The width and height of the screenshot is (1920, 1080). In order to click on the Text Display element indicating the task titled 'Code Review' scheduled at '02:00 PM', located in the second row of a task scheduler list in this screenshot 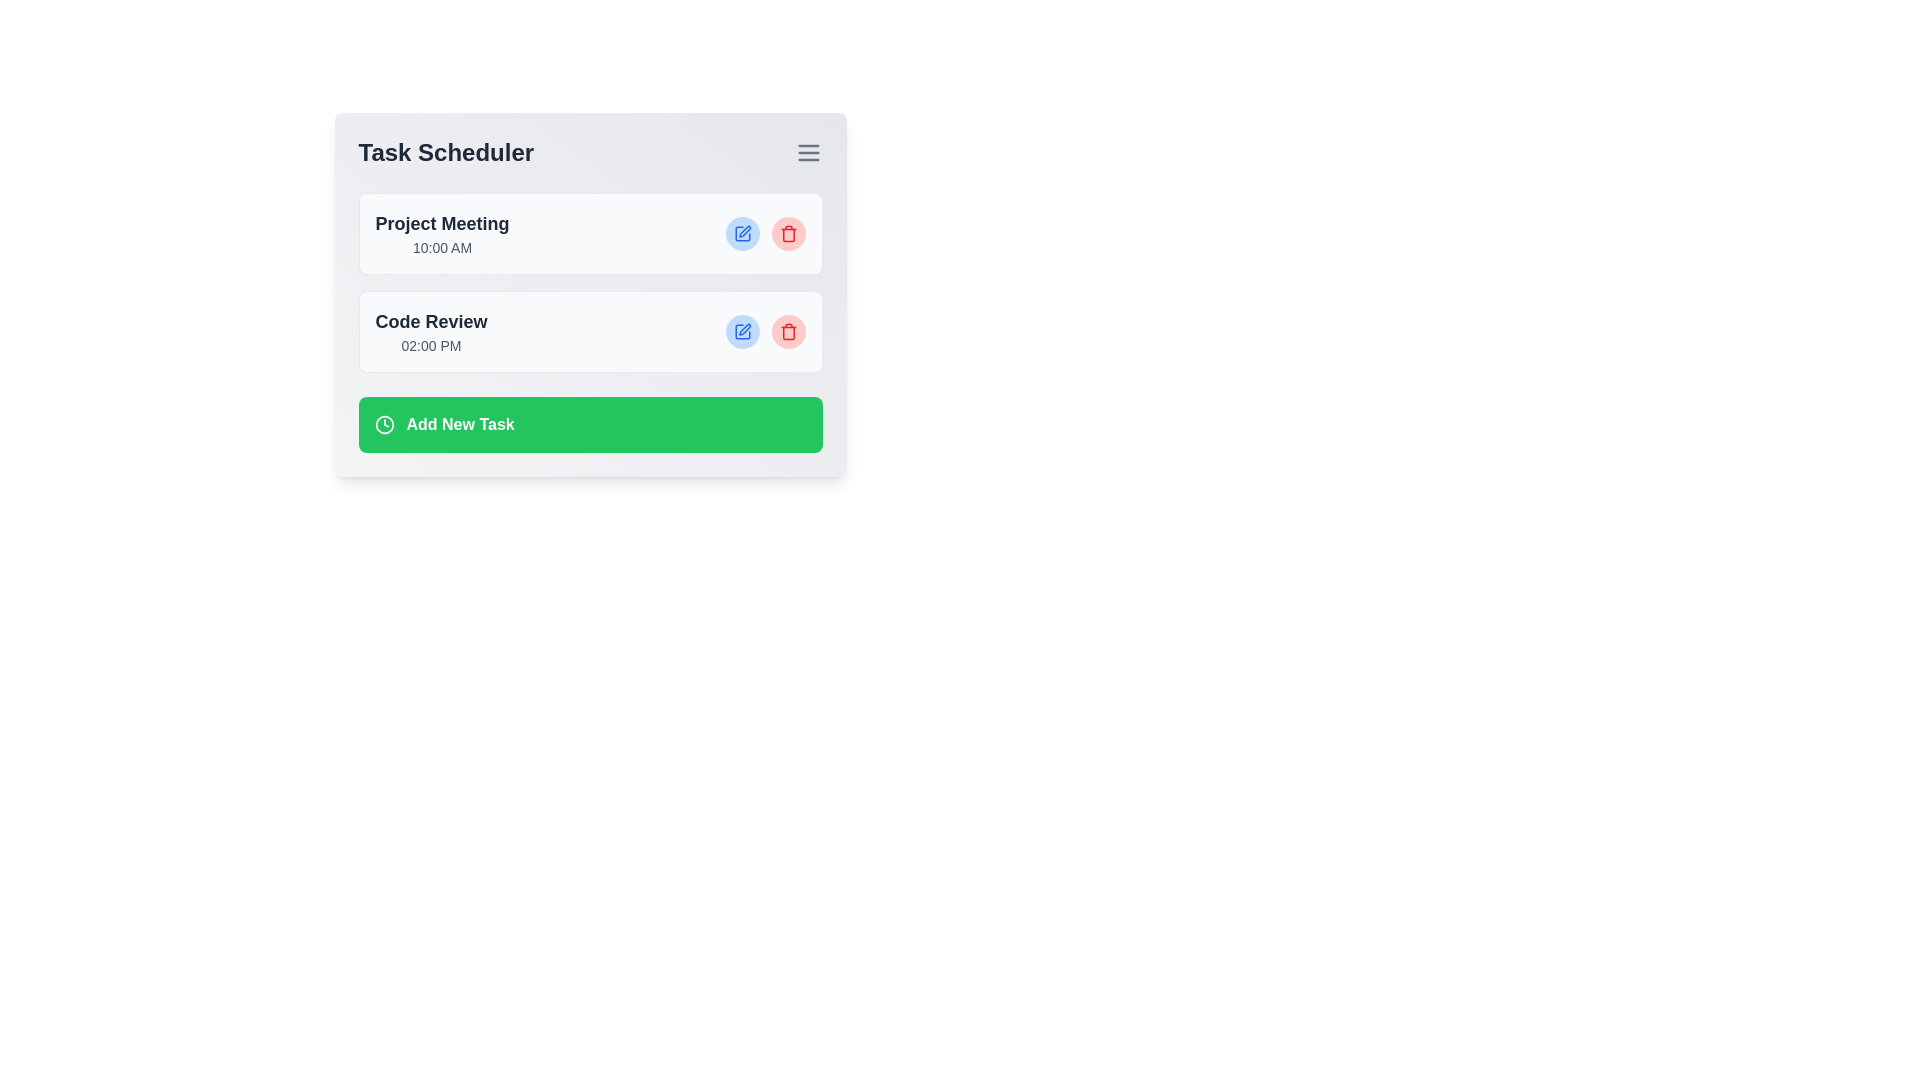, I will do `click(430, 330)`.